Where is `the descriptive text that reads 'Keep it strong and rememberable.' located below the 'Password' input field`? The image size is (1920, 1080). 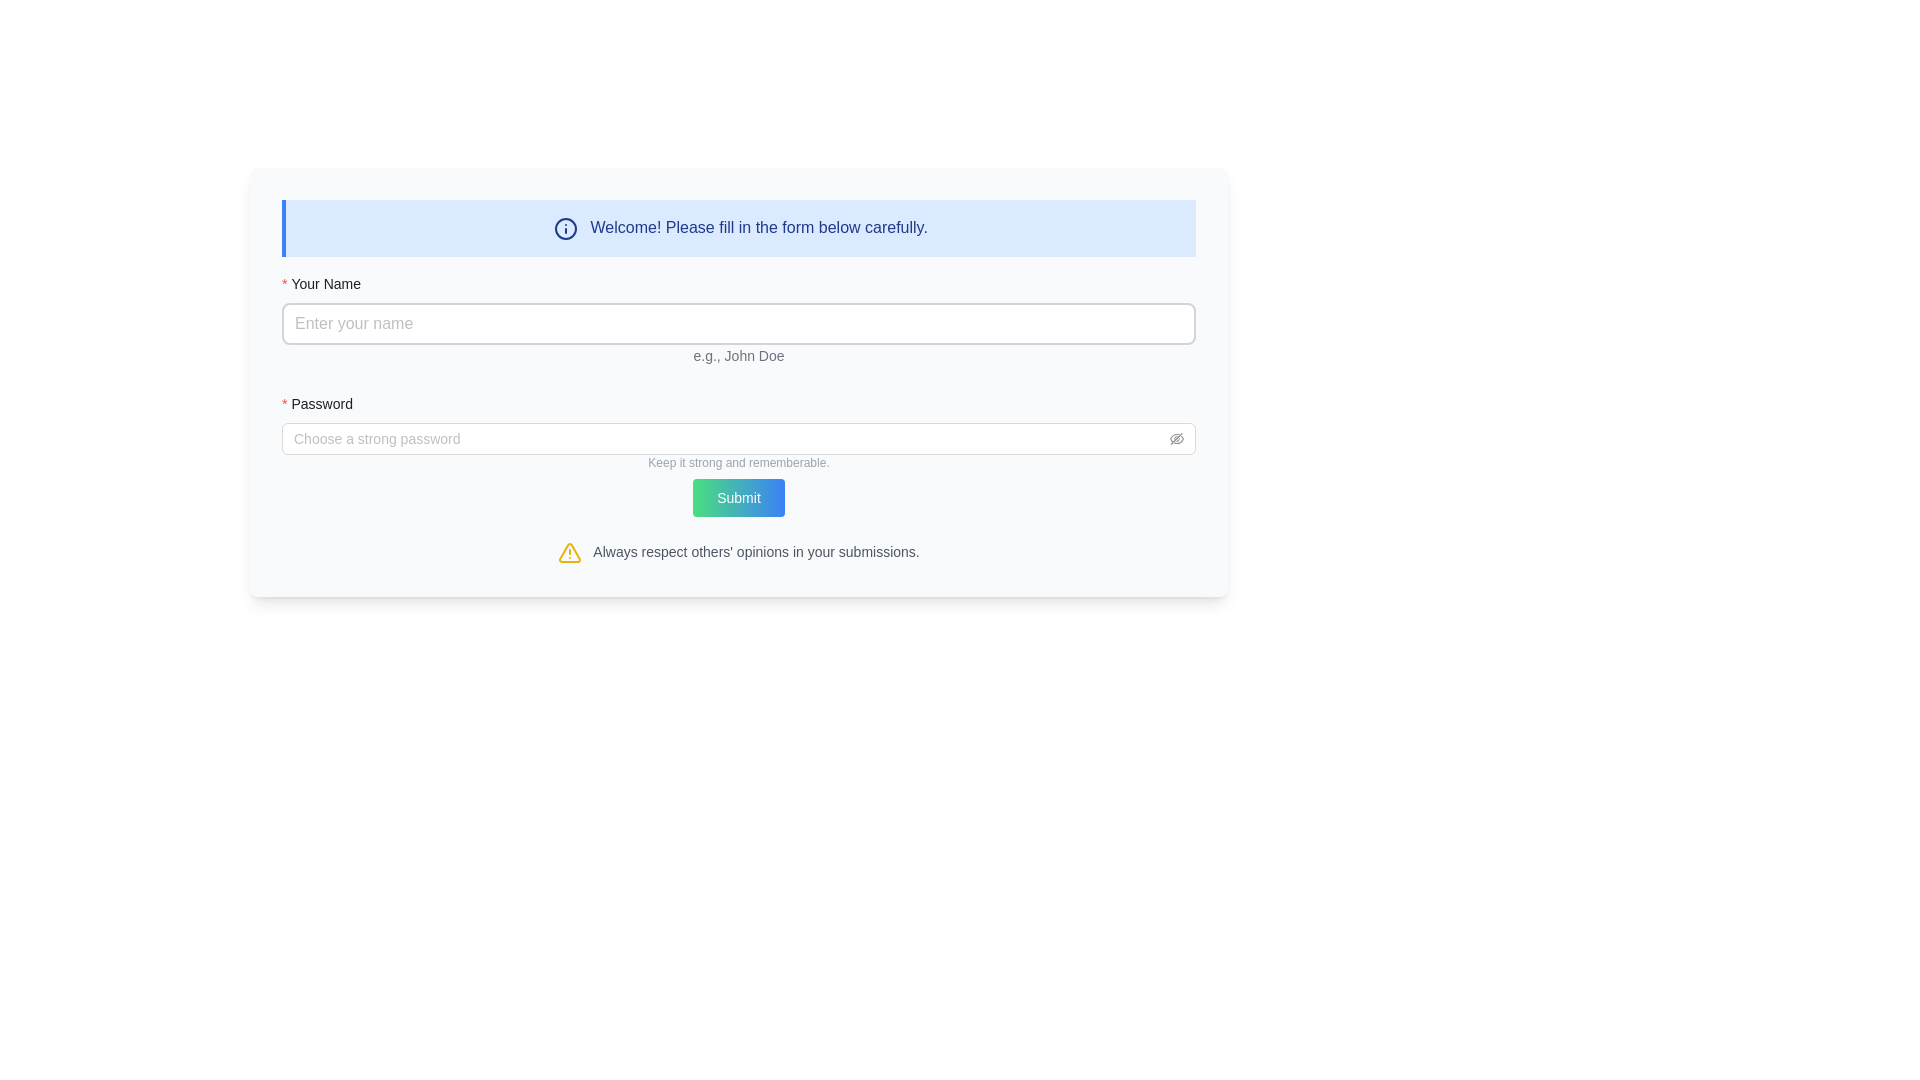 the descriptive text that reads 'Keep it strong and rememberable.' located below the 'Password' input field is located at coordinates (738, 450).